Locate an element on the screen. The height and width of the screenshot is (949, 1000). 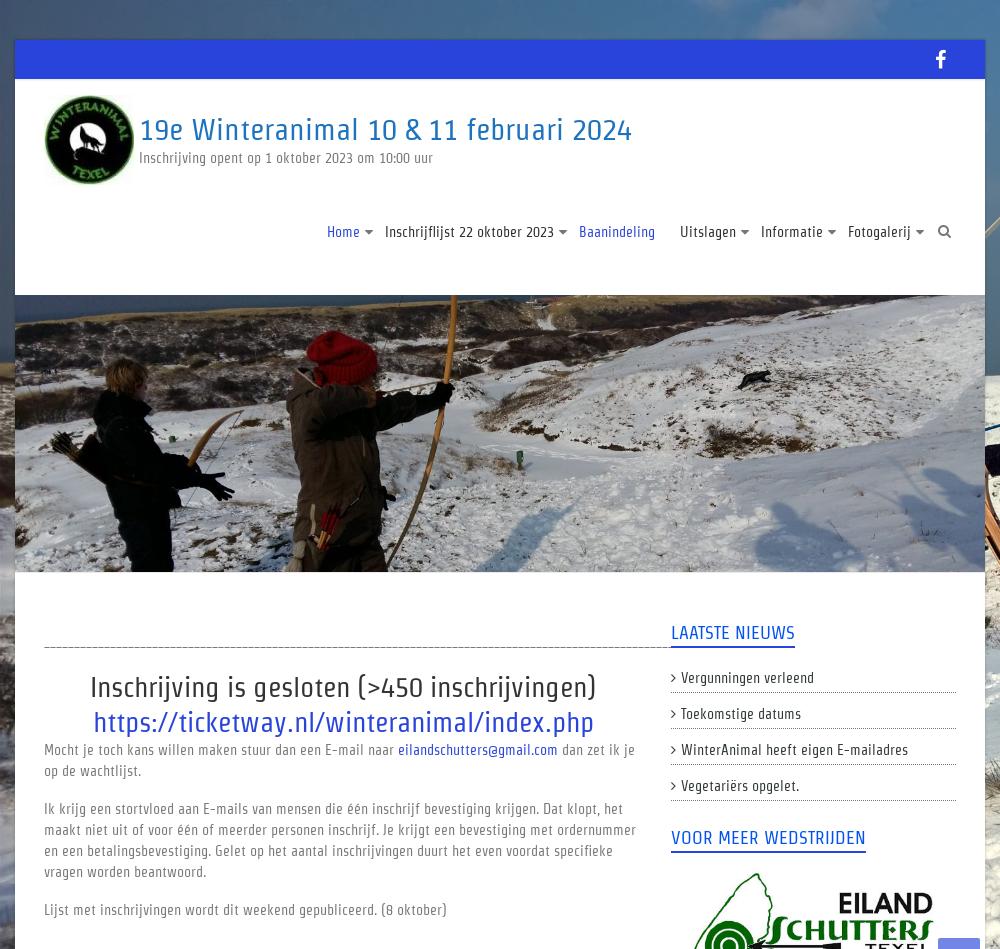
'Voor meer wedstrijden' is located at coordinates (767, 836).